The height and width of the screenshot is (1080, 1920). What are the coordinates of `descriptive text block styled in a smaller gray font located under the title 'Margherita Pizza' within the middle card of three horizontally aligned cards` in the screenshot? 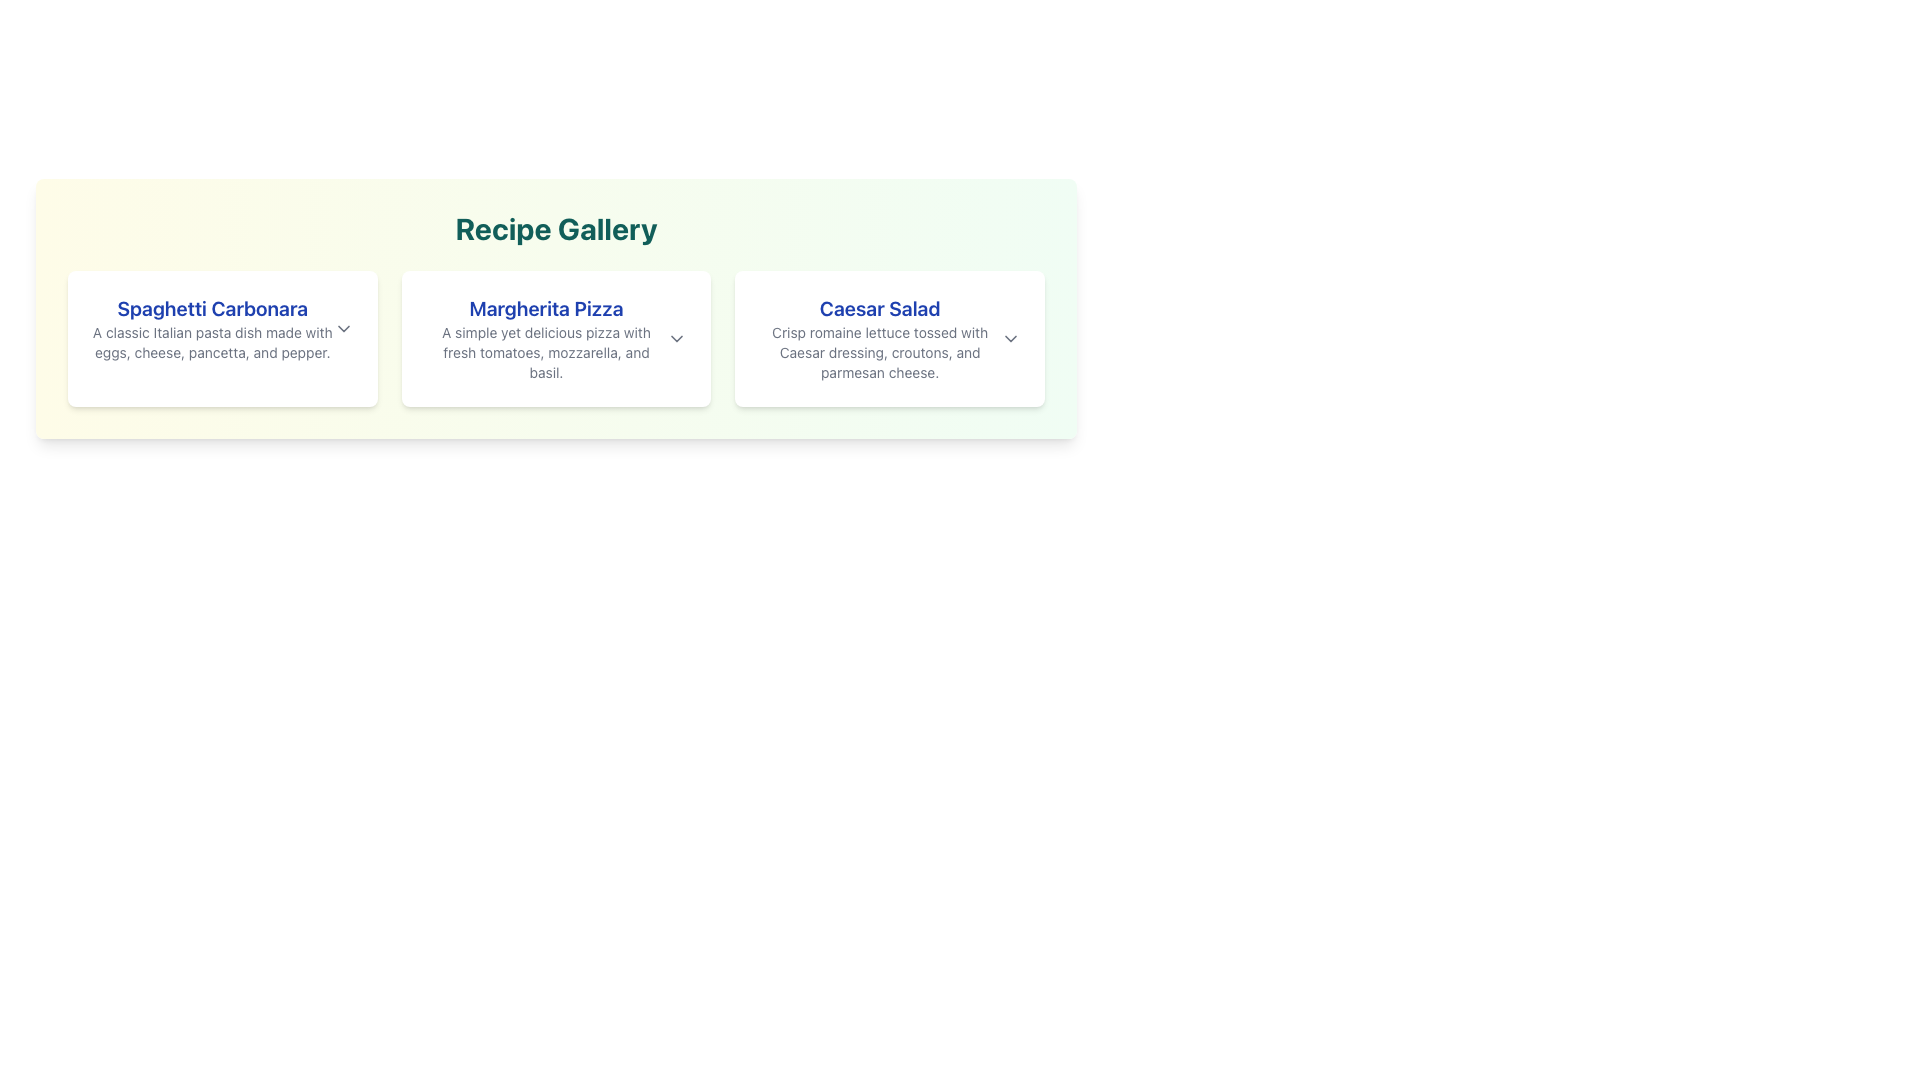 It's located at (546, 352).